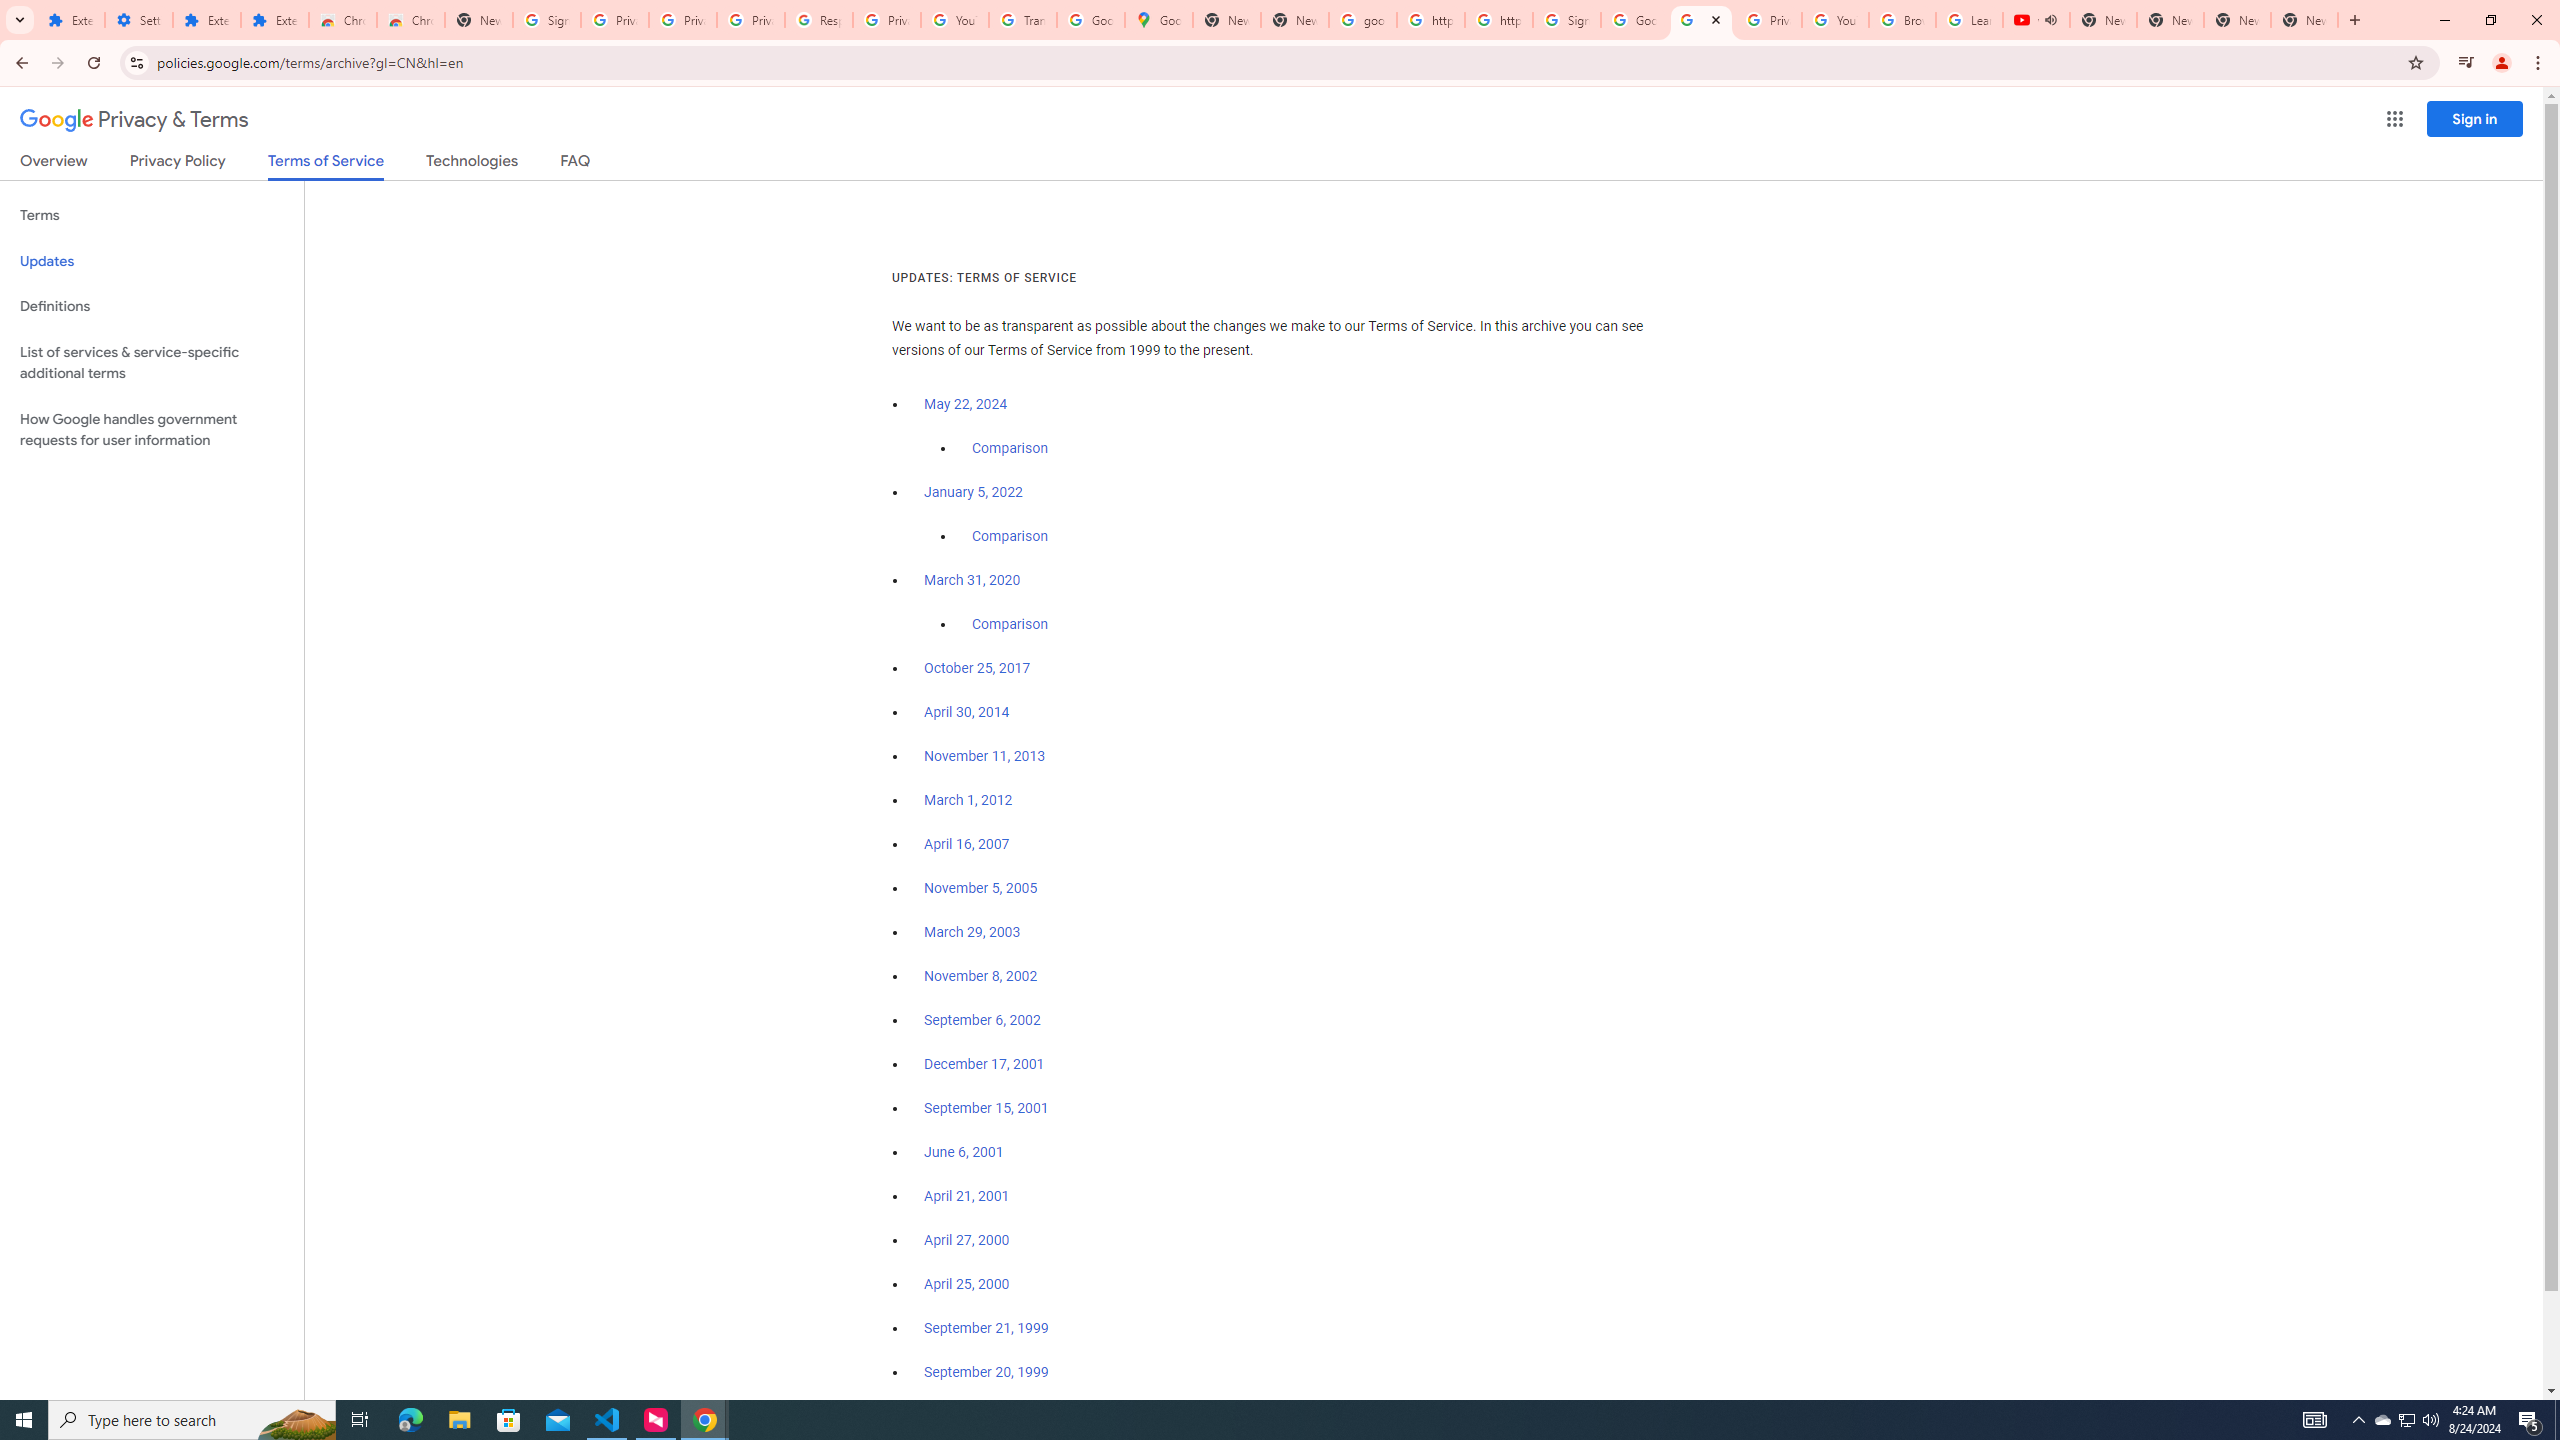 The image size is (2560, 1440). I want to click on 'March 31, 2020', so click(971, 581).